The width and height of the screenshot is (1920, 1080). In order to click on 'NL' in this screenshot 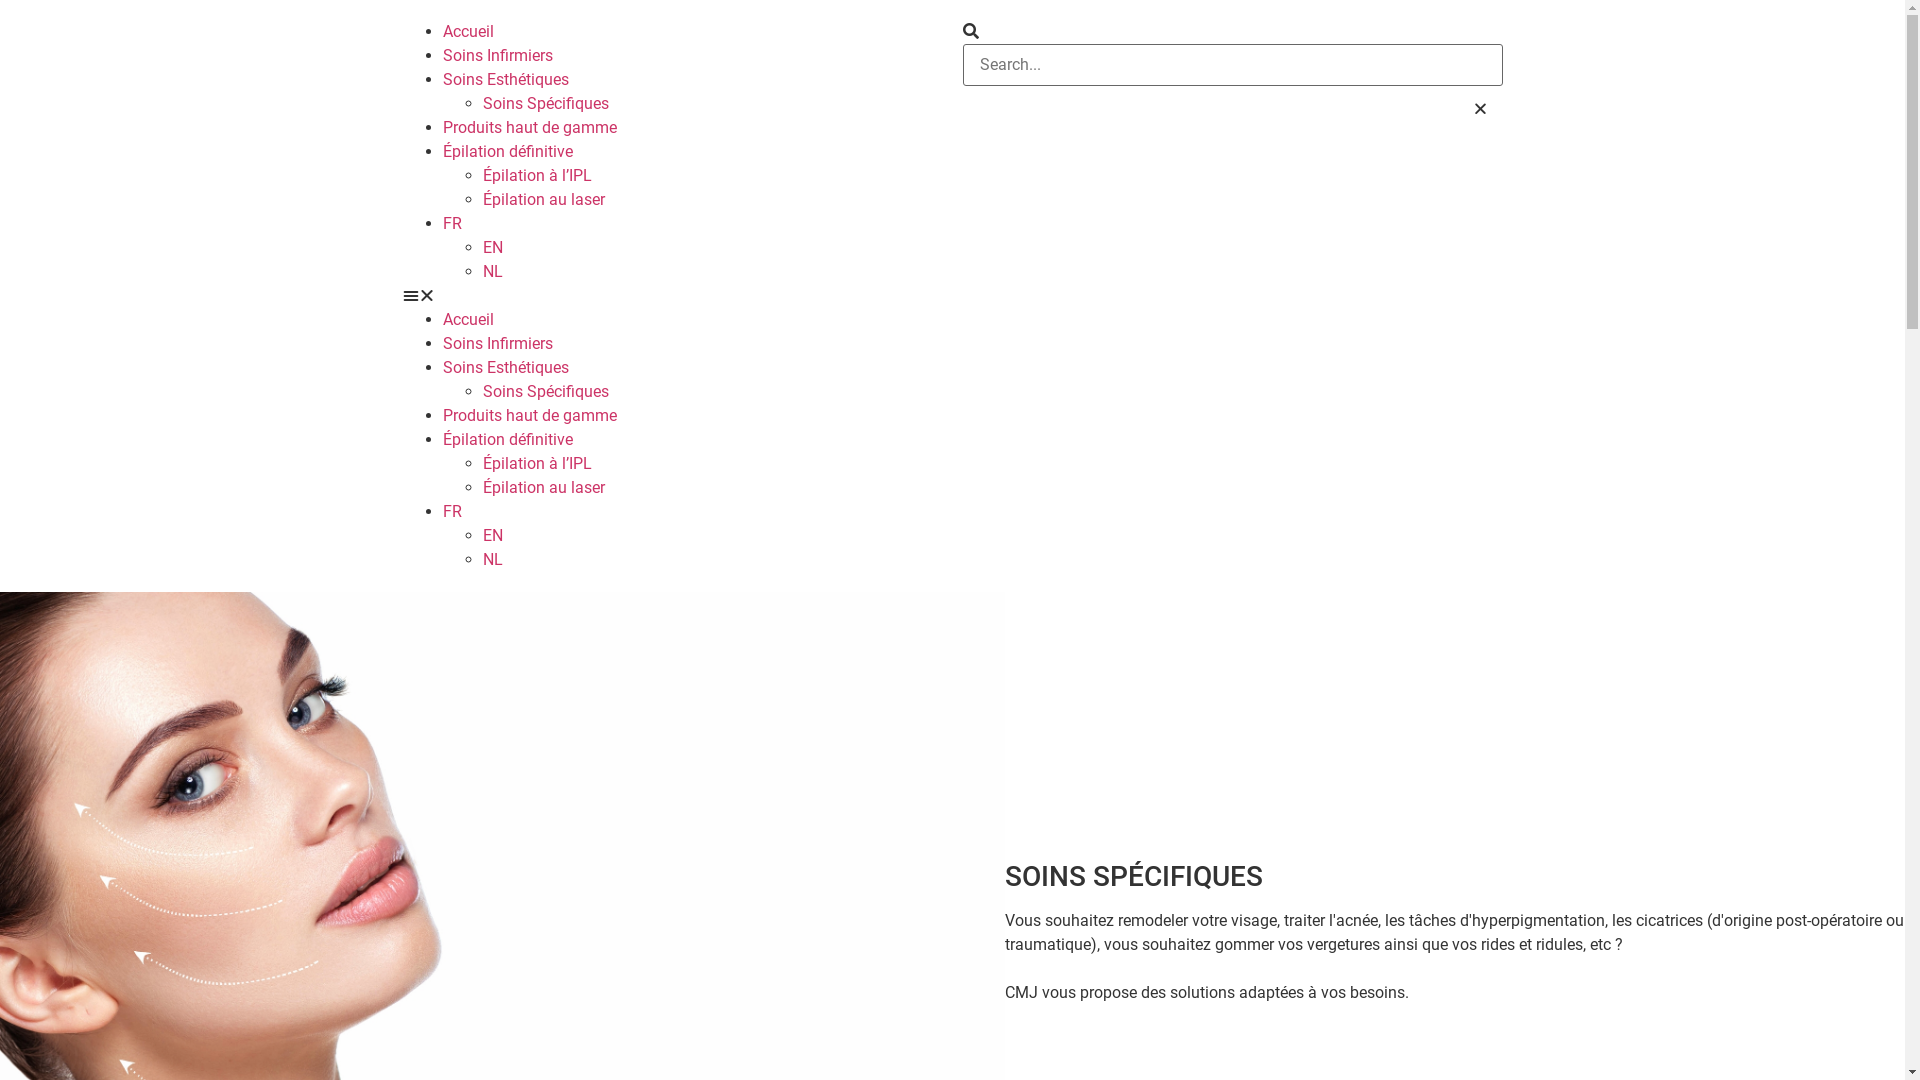, I will do `click(491, 559)`.